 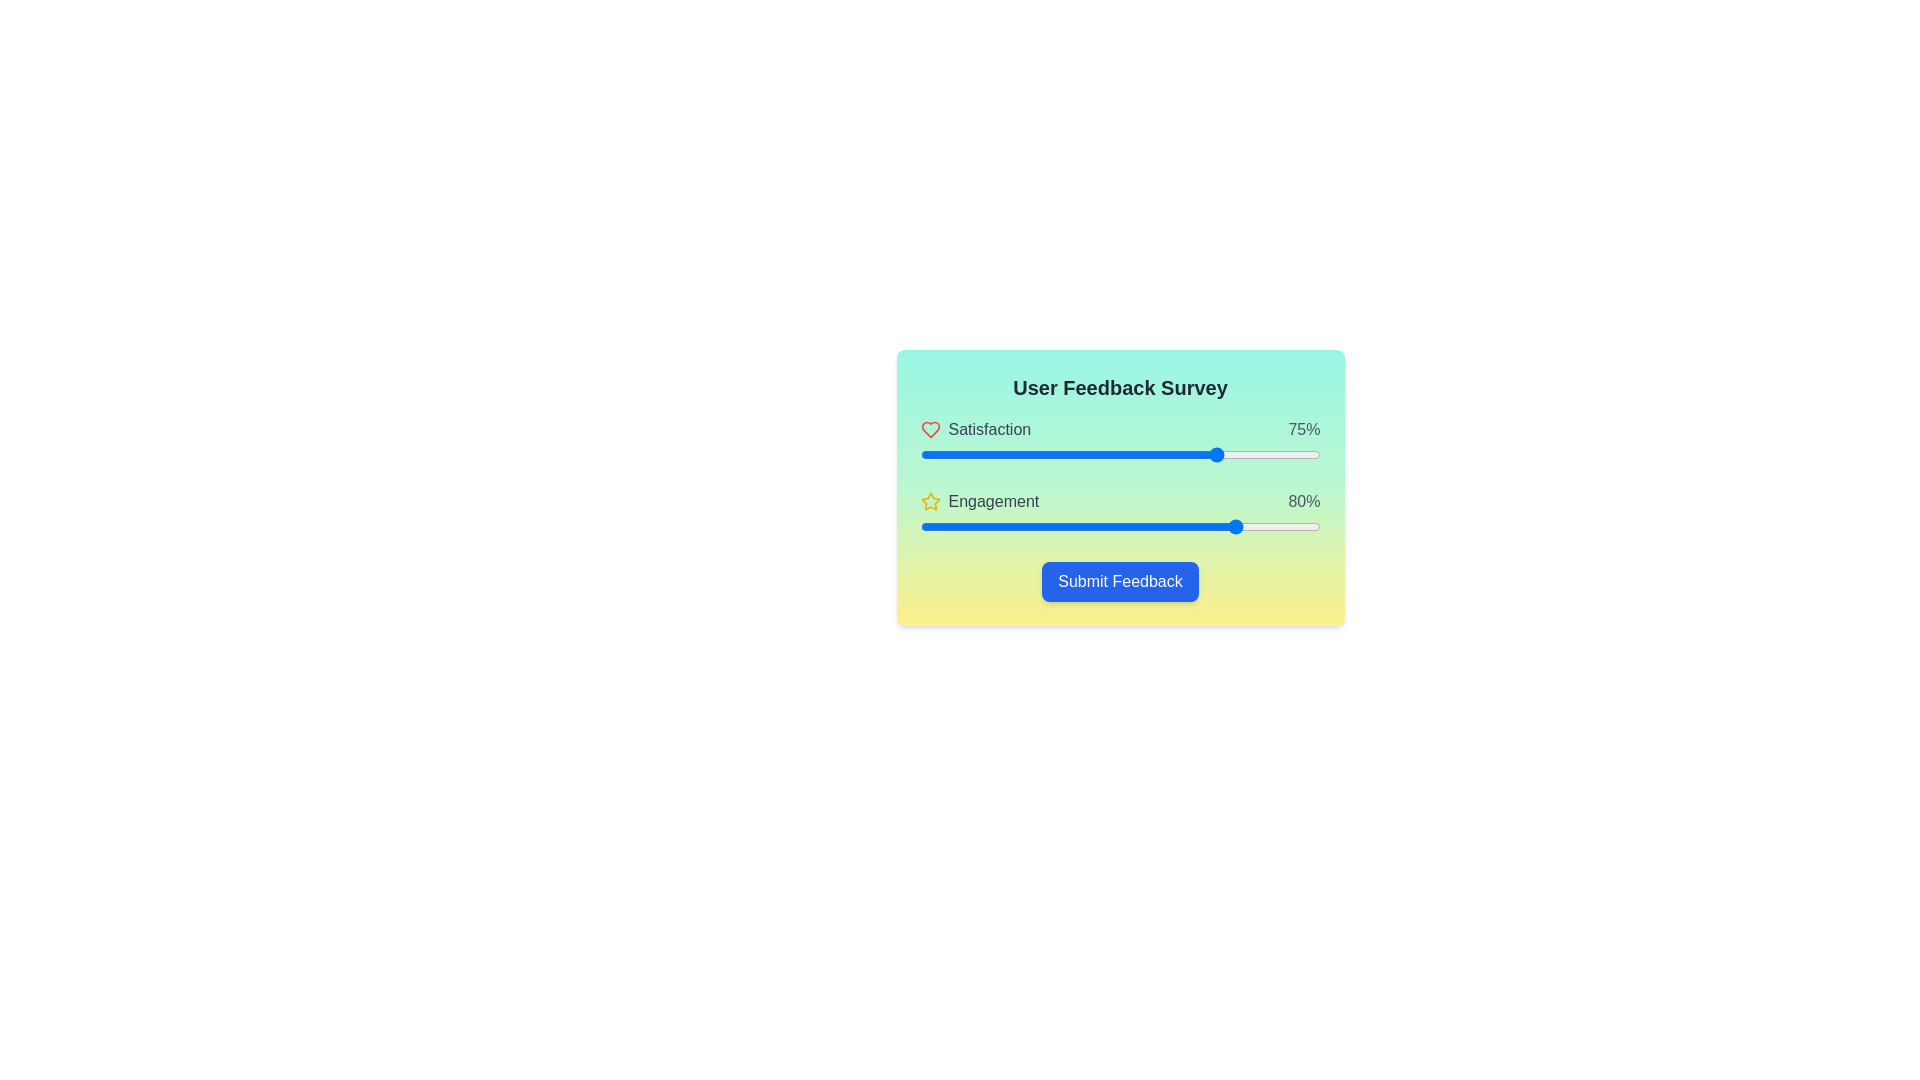 I want to click on the engagement slider to set its value to 18, so click(x=992, y=526).